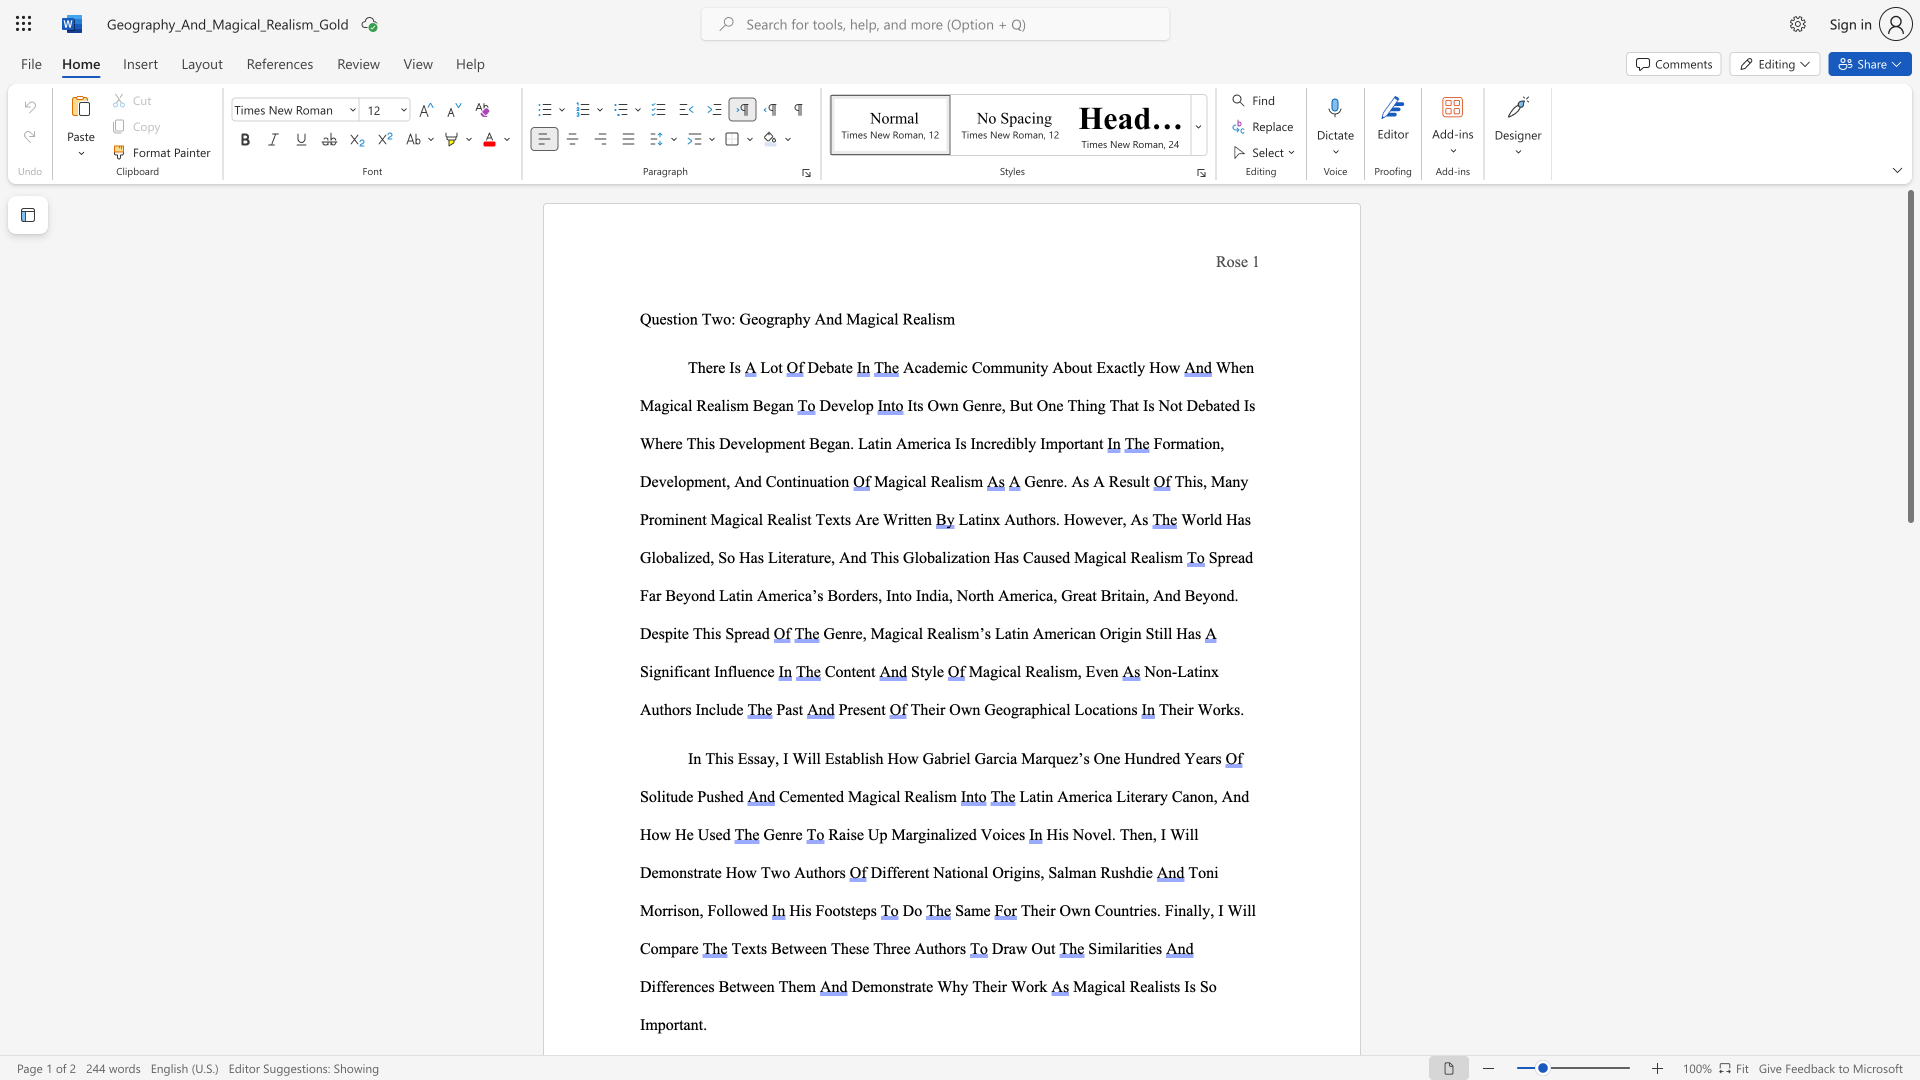 This screenshot has height=1080, width=1920. What do you see at coordinates (1909, 759) in the screenshot?
I see `the scrollbar on the right to shift the page lower` at bounding box center [1909, 759].